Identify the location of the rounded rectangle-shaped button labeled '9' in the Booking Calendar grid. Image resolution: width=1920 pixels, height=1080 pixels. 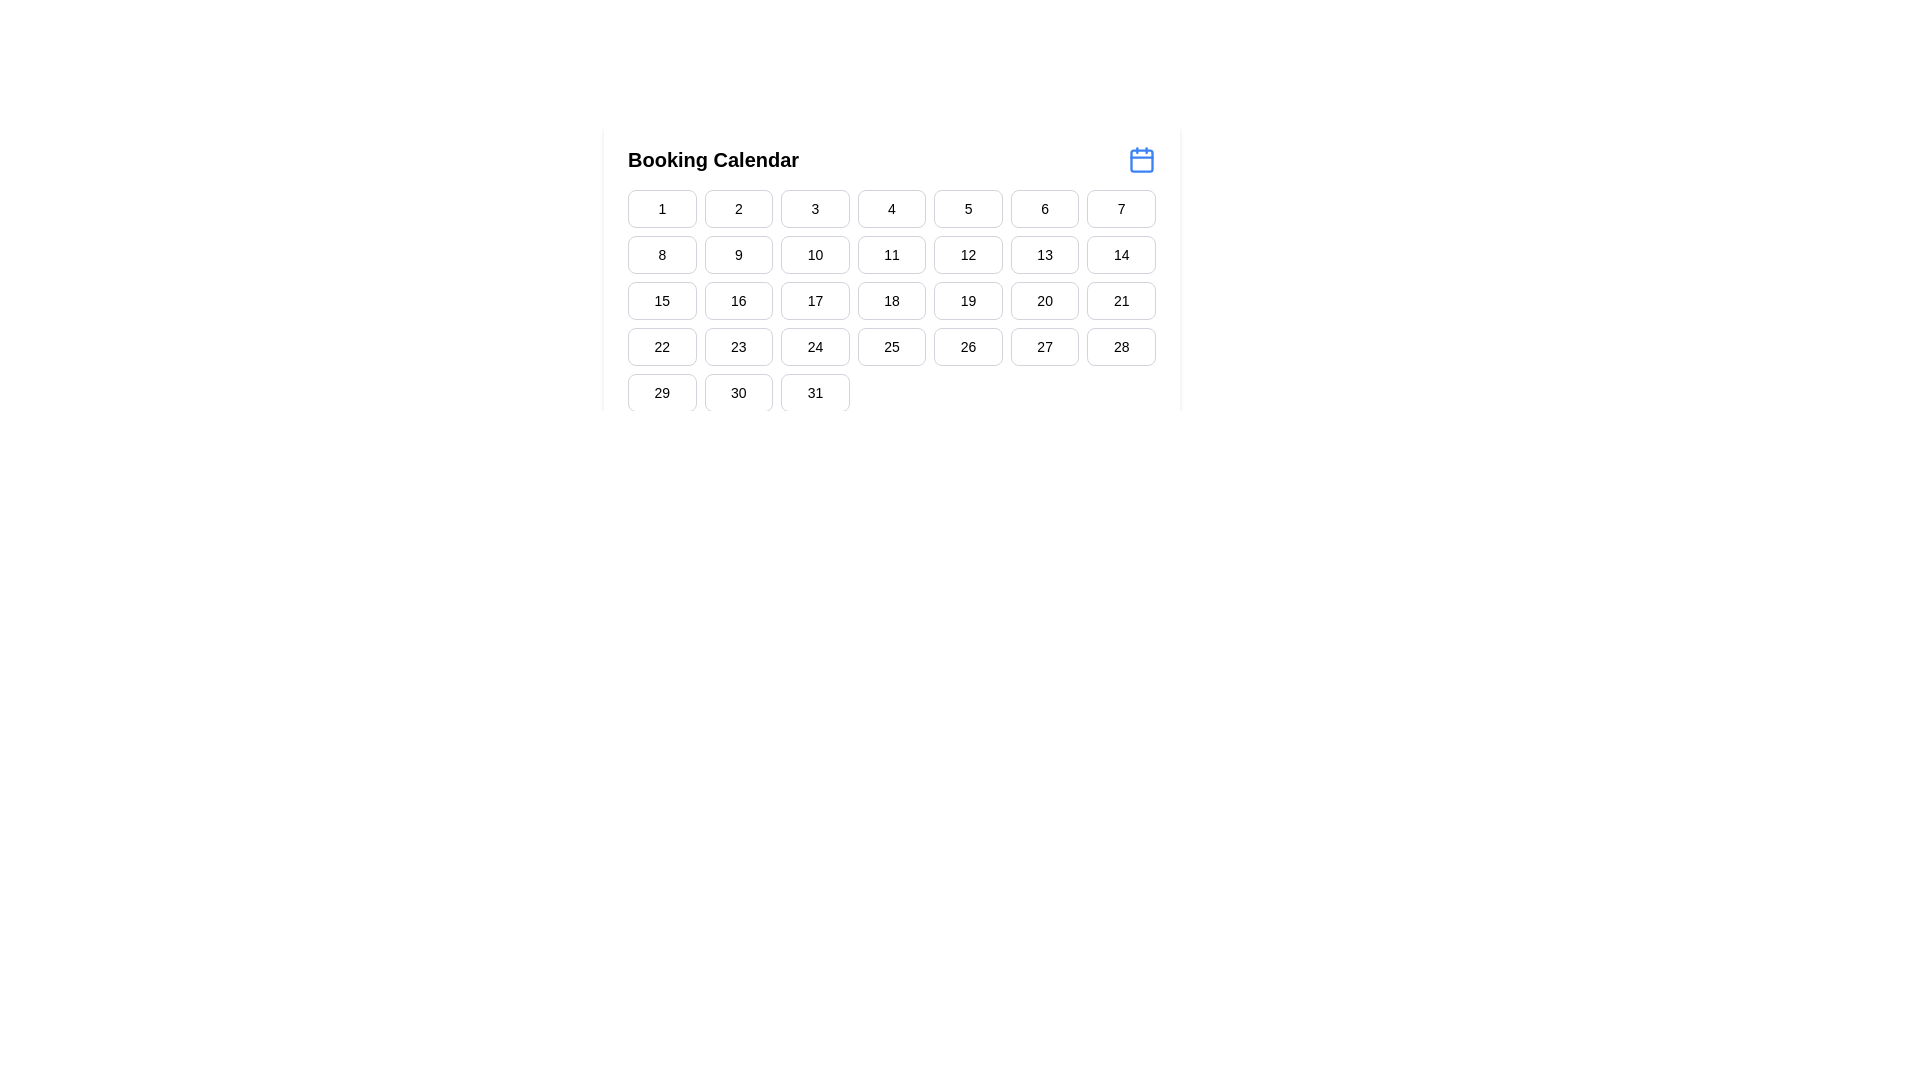
(737, 253).